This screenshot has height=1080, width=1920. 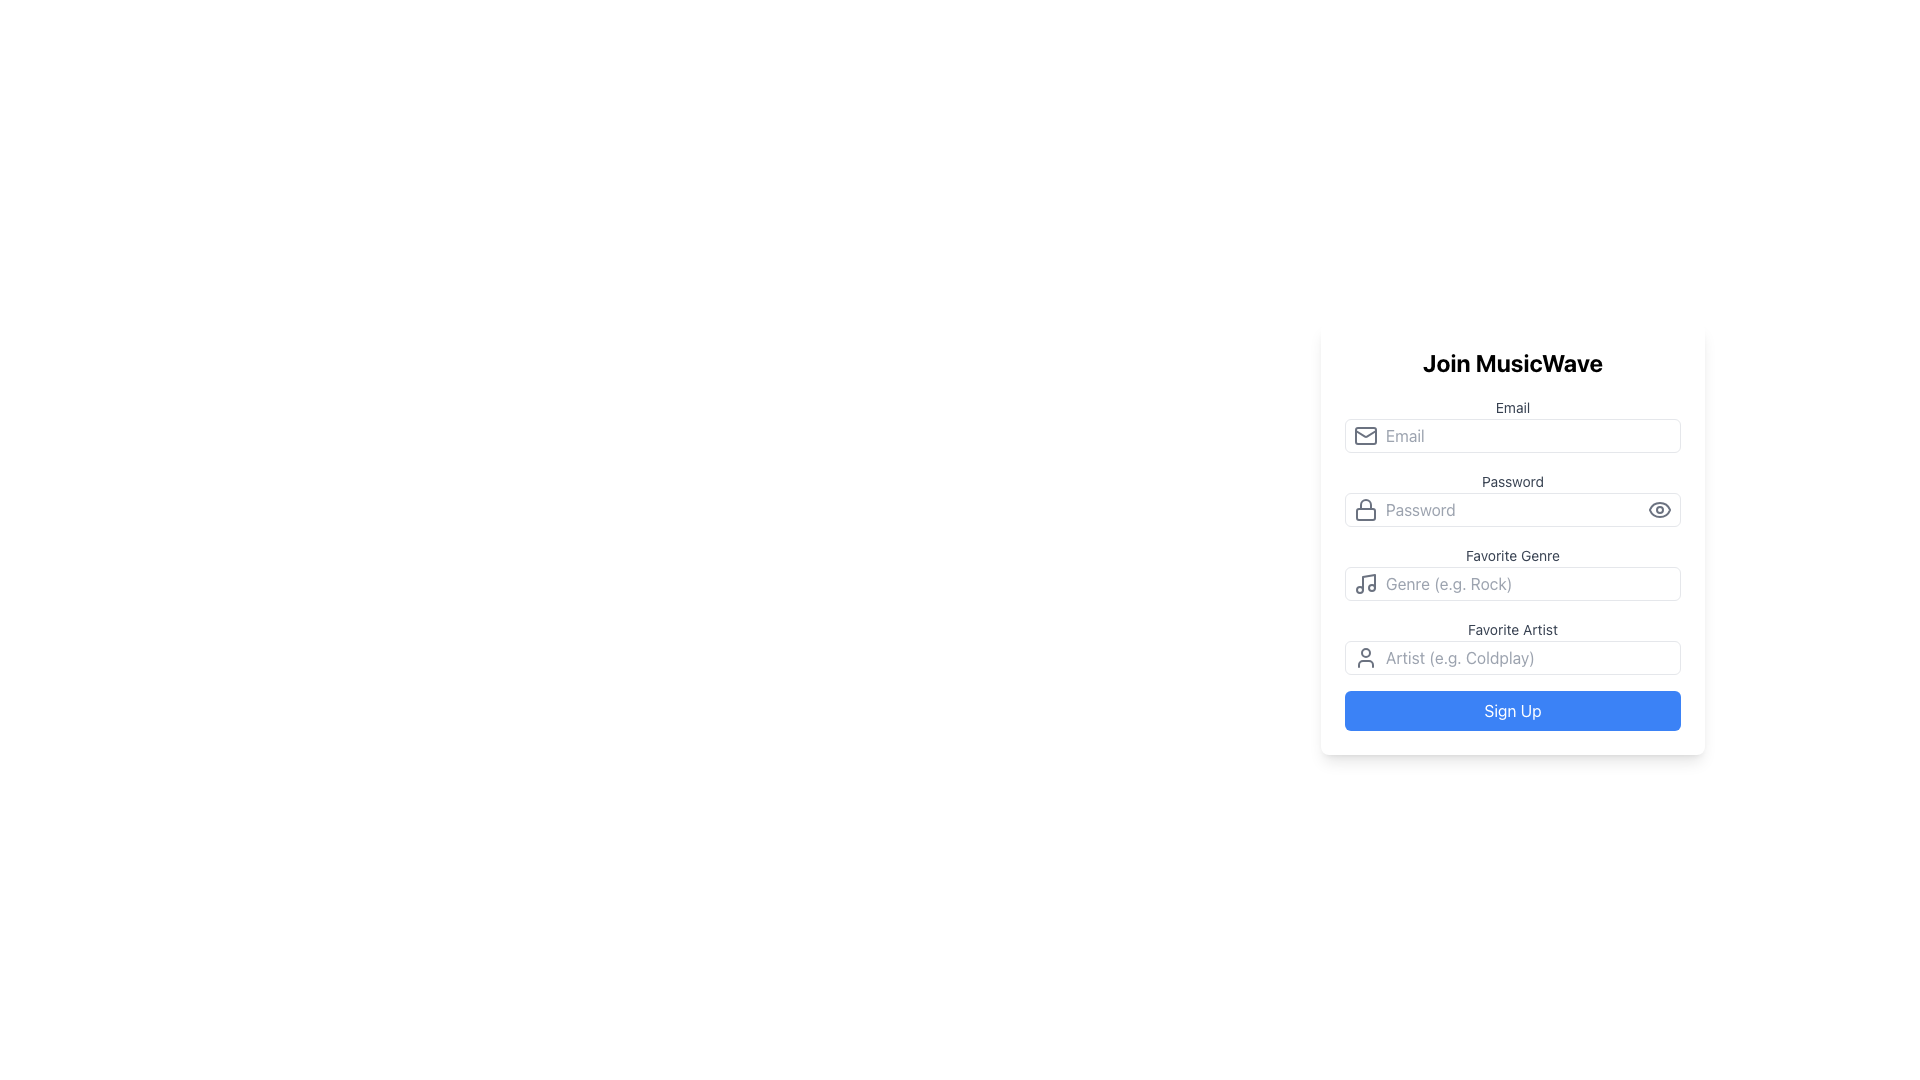 I want to click on the 'Password' text label, which is styled in a smaller gray font and positioned above the password input field adjacent to a lock icon, so click(x=1512, y=481).